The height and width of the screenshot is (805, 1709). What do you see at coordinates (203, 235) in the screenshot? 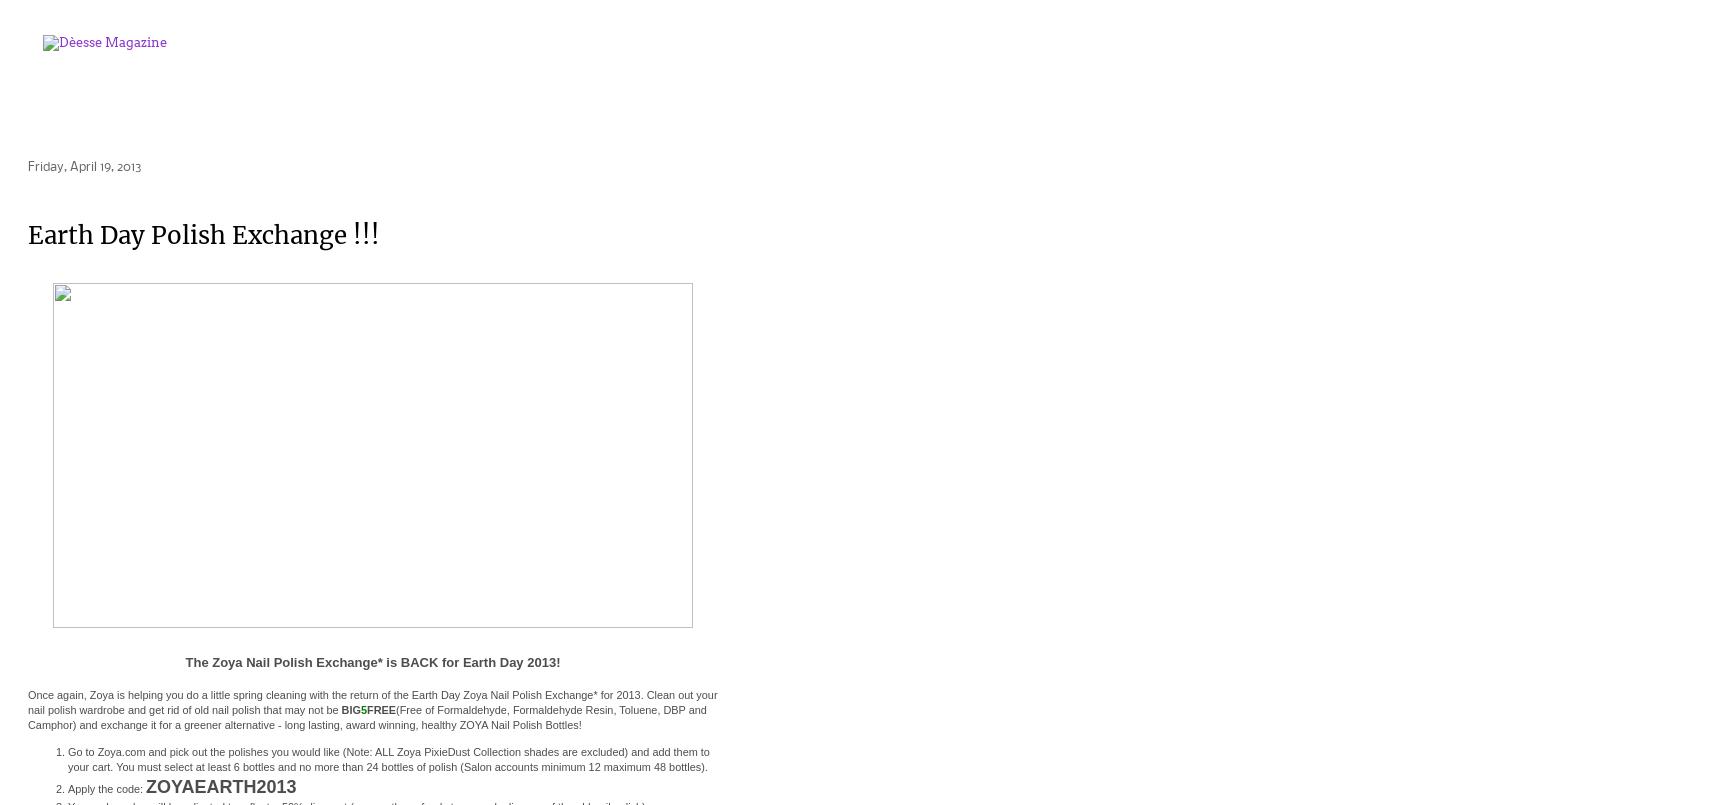
I see `'Earth Day Polish Exchange !!!'` at bounding box center [203, 235].